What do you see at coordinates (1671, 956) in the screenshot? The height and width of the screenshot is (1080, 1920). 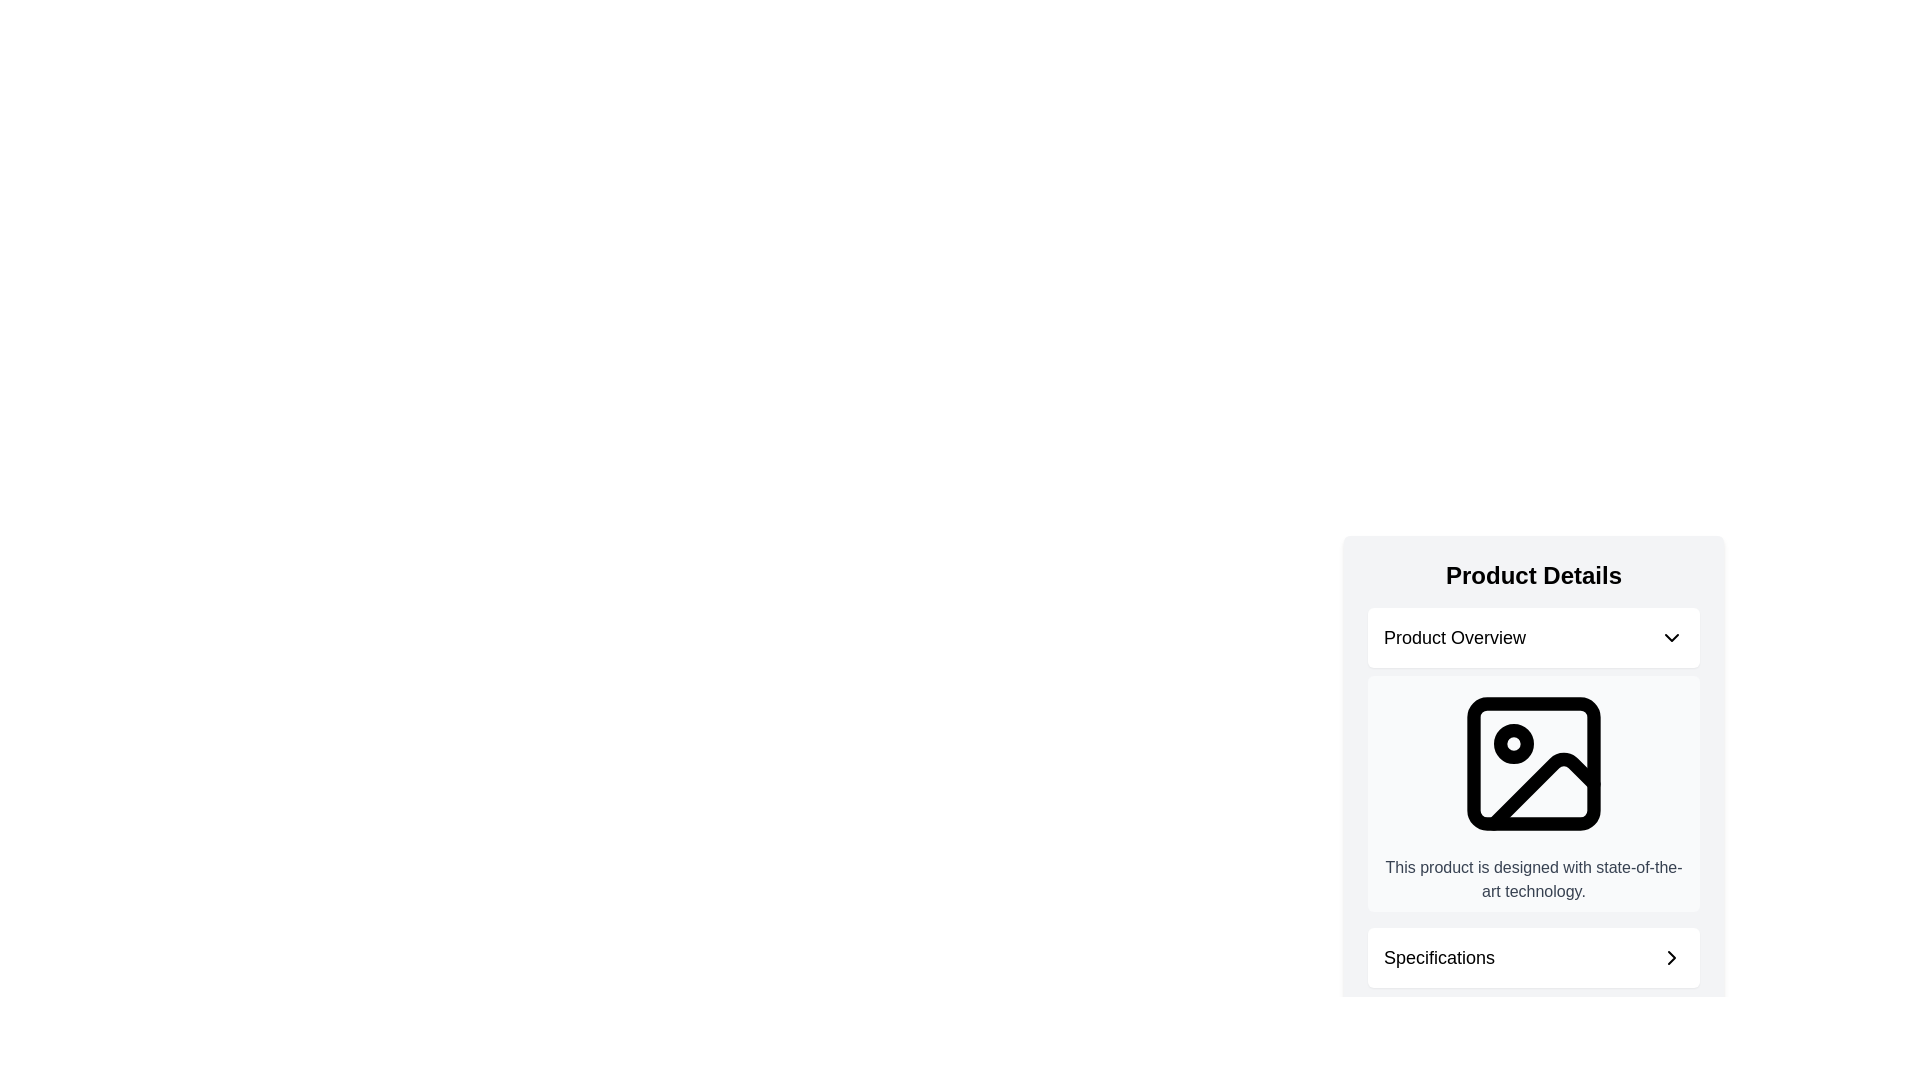 I see `the navigation button located at the far-right of the 'Specifications' card` at bounding box center [1671, 956].